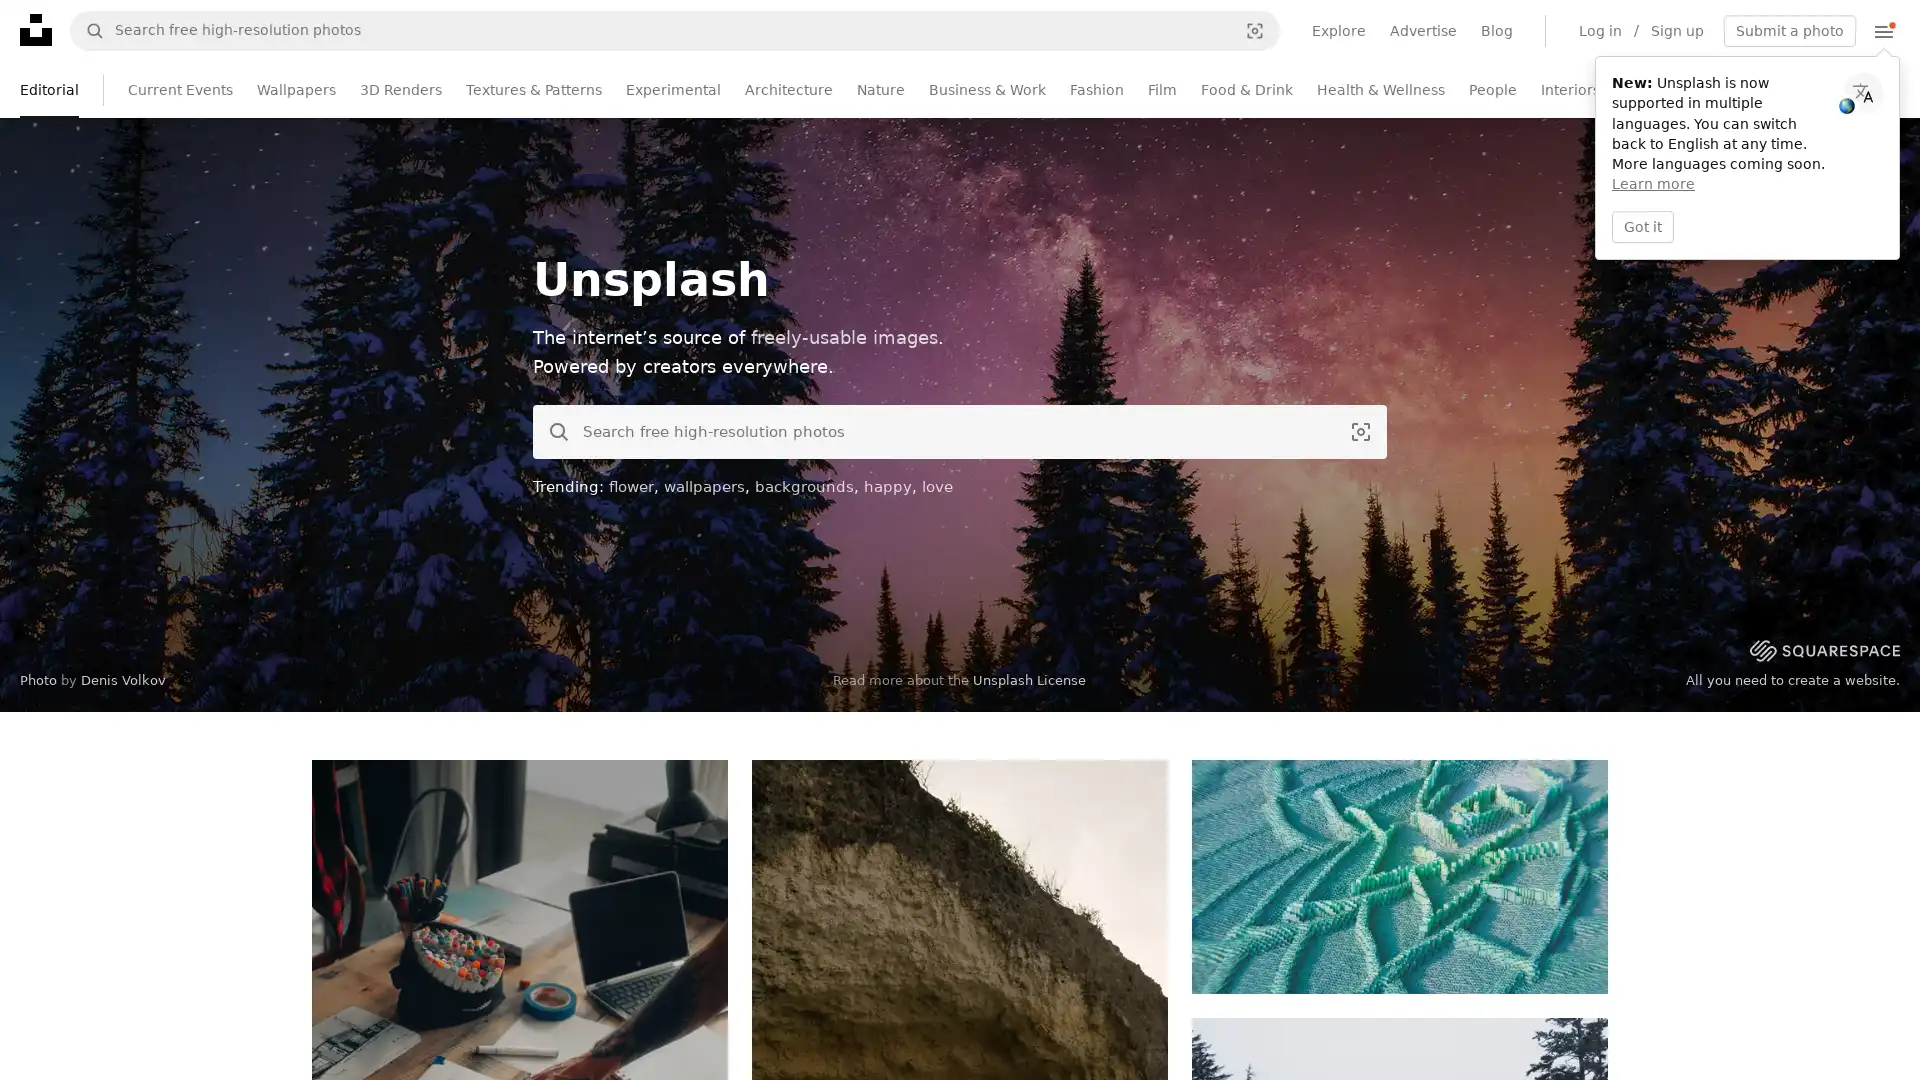 The image size is (1920, 1080). I want to click on Got it, so click(1642, 225).